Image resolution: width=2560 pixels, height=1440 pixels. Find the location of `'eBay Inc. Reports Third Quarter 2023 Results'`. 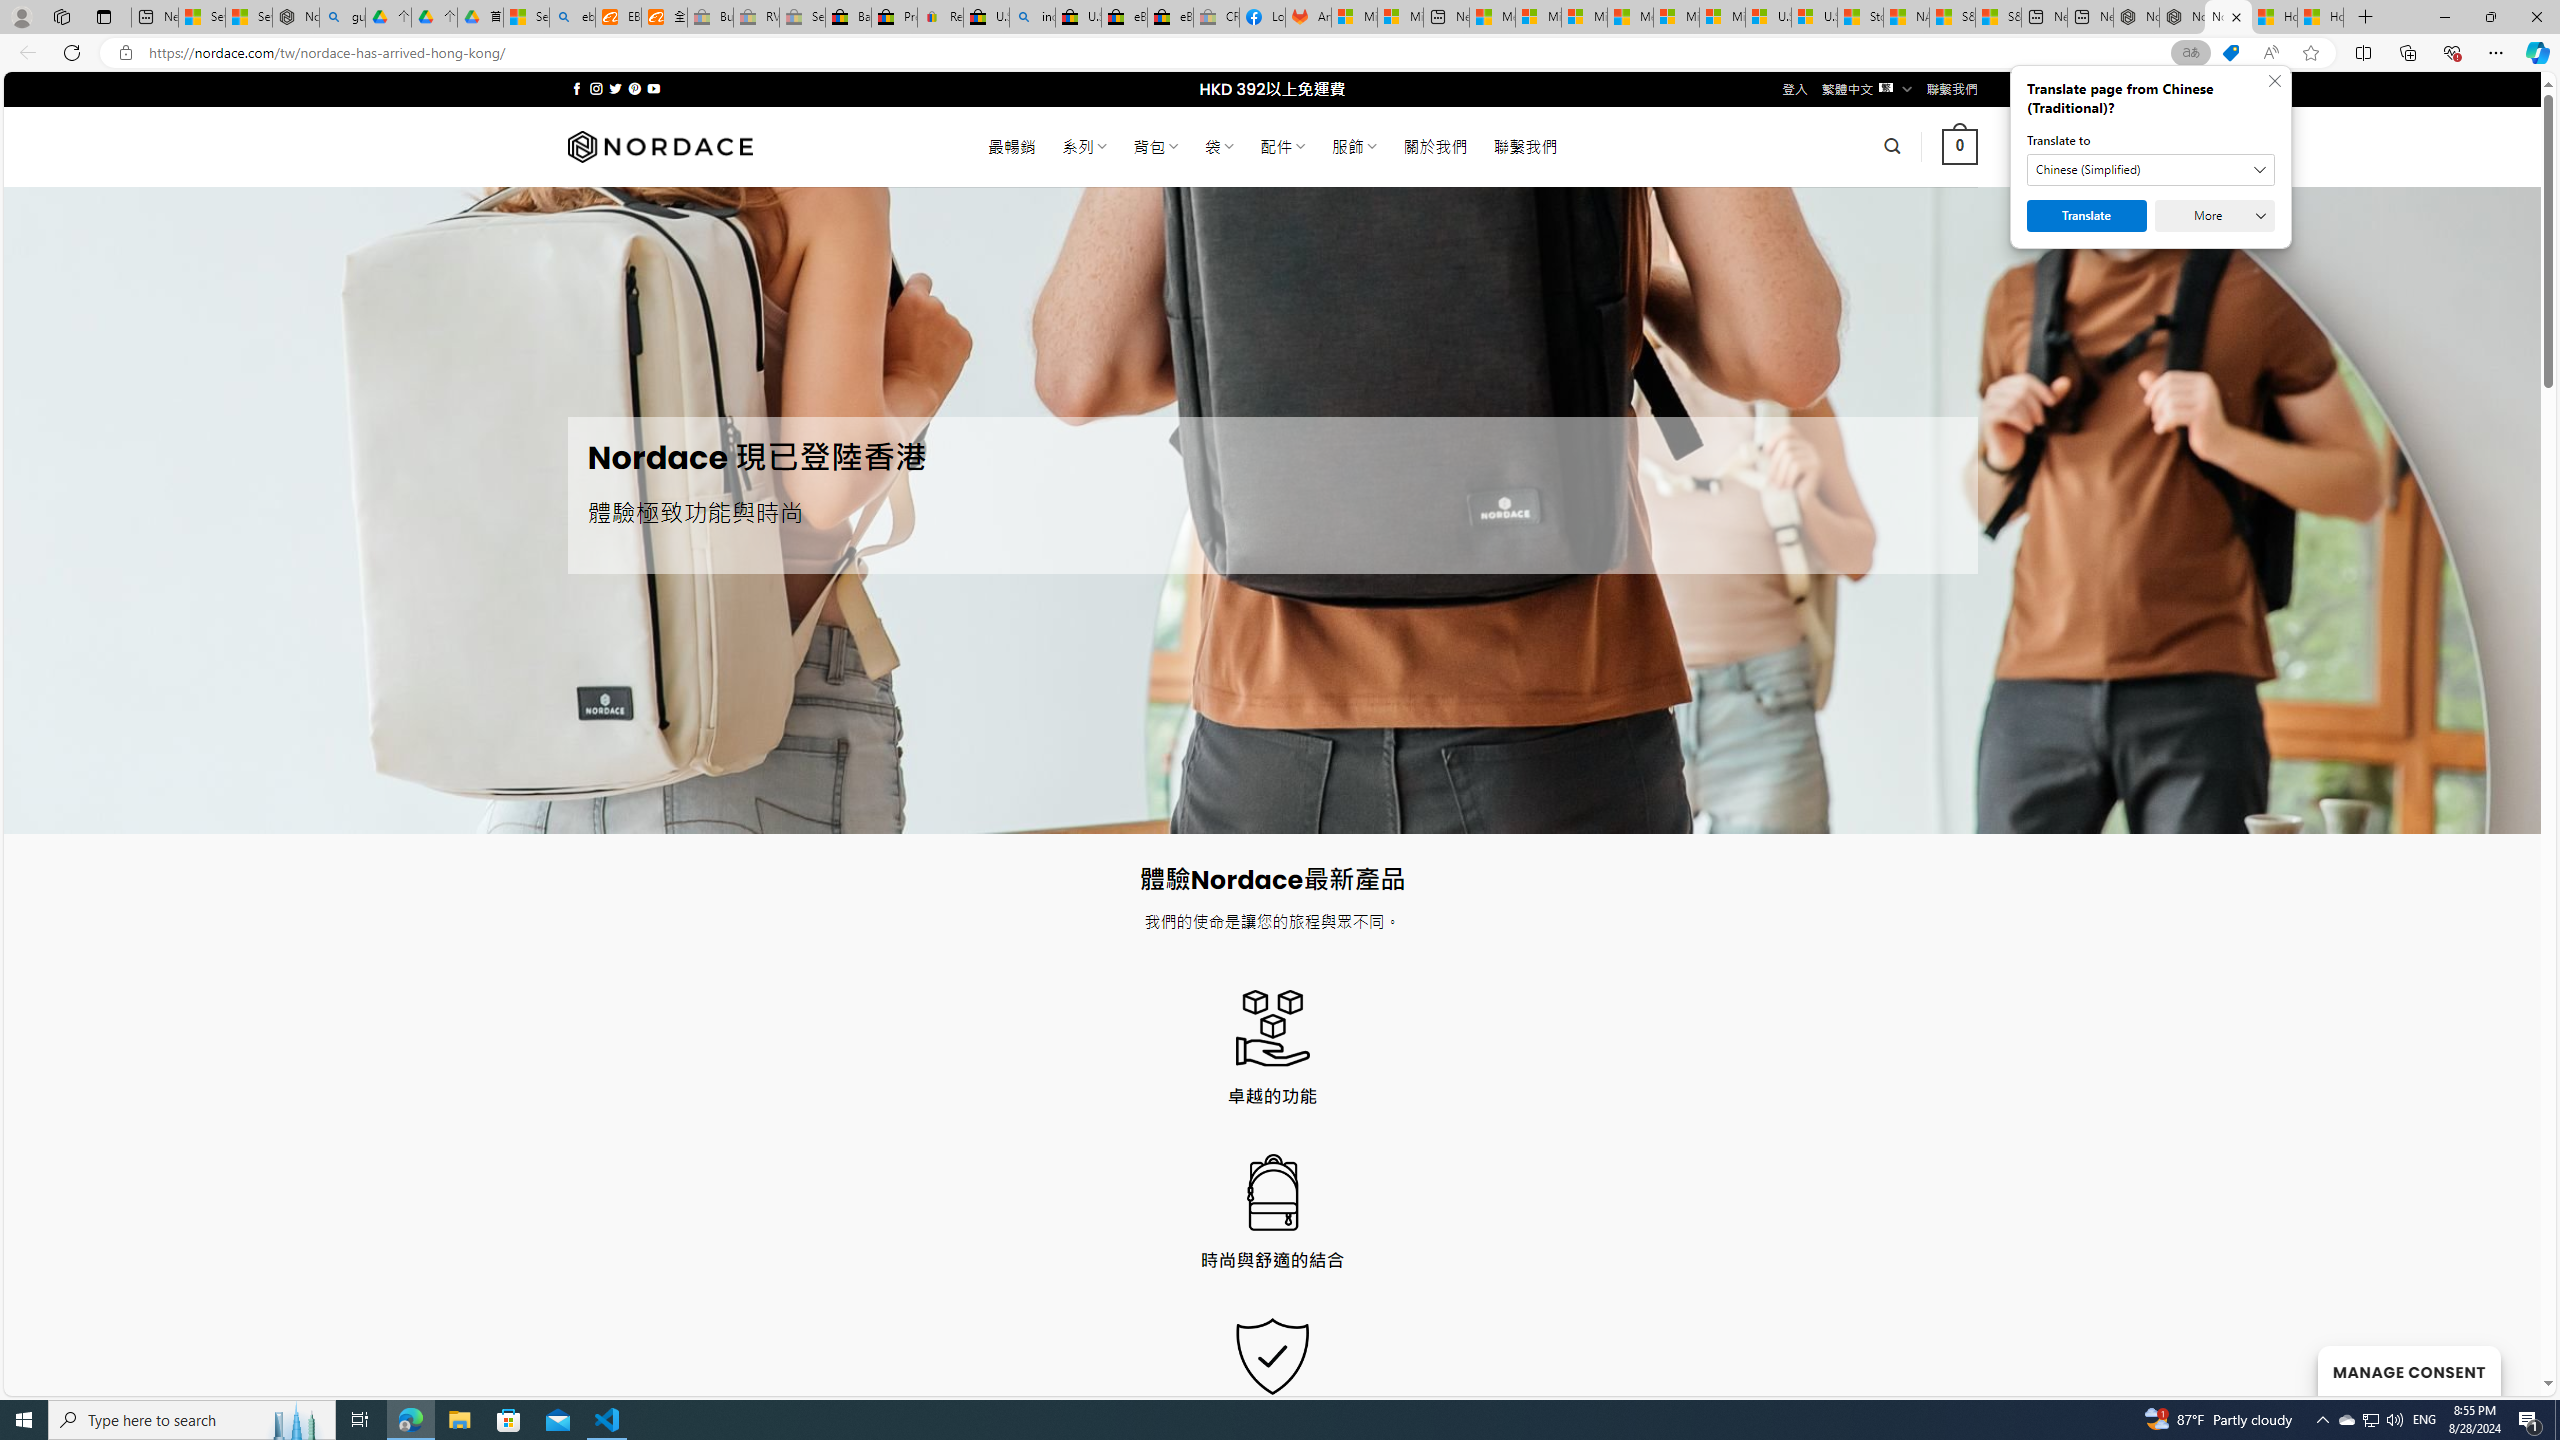

'eBay Inc. Reports Third Quarter 2023 Results' is located at coordinates (1170, 16).